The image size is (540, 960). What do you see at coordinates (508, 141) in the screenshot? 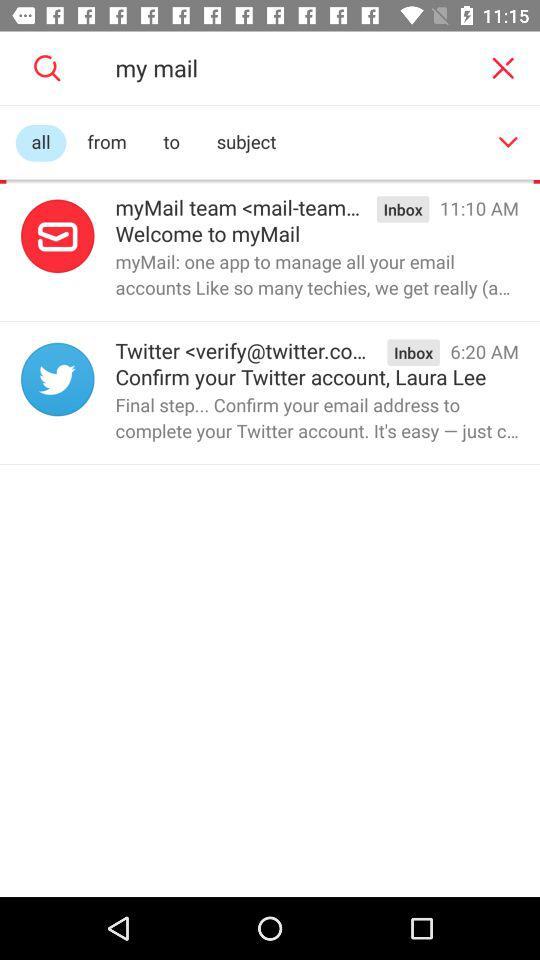
I see `the icon next to the subject` at bounding box center [508, 141].